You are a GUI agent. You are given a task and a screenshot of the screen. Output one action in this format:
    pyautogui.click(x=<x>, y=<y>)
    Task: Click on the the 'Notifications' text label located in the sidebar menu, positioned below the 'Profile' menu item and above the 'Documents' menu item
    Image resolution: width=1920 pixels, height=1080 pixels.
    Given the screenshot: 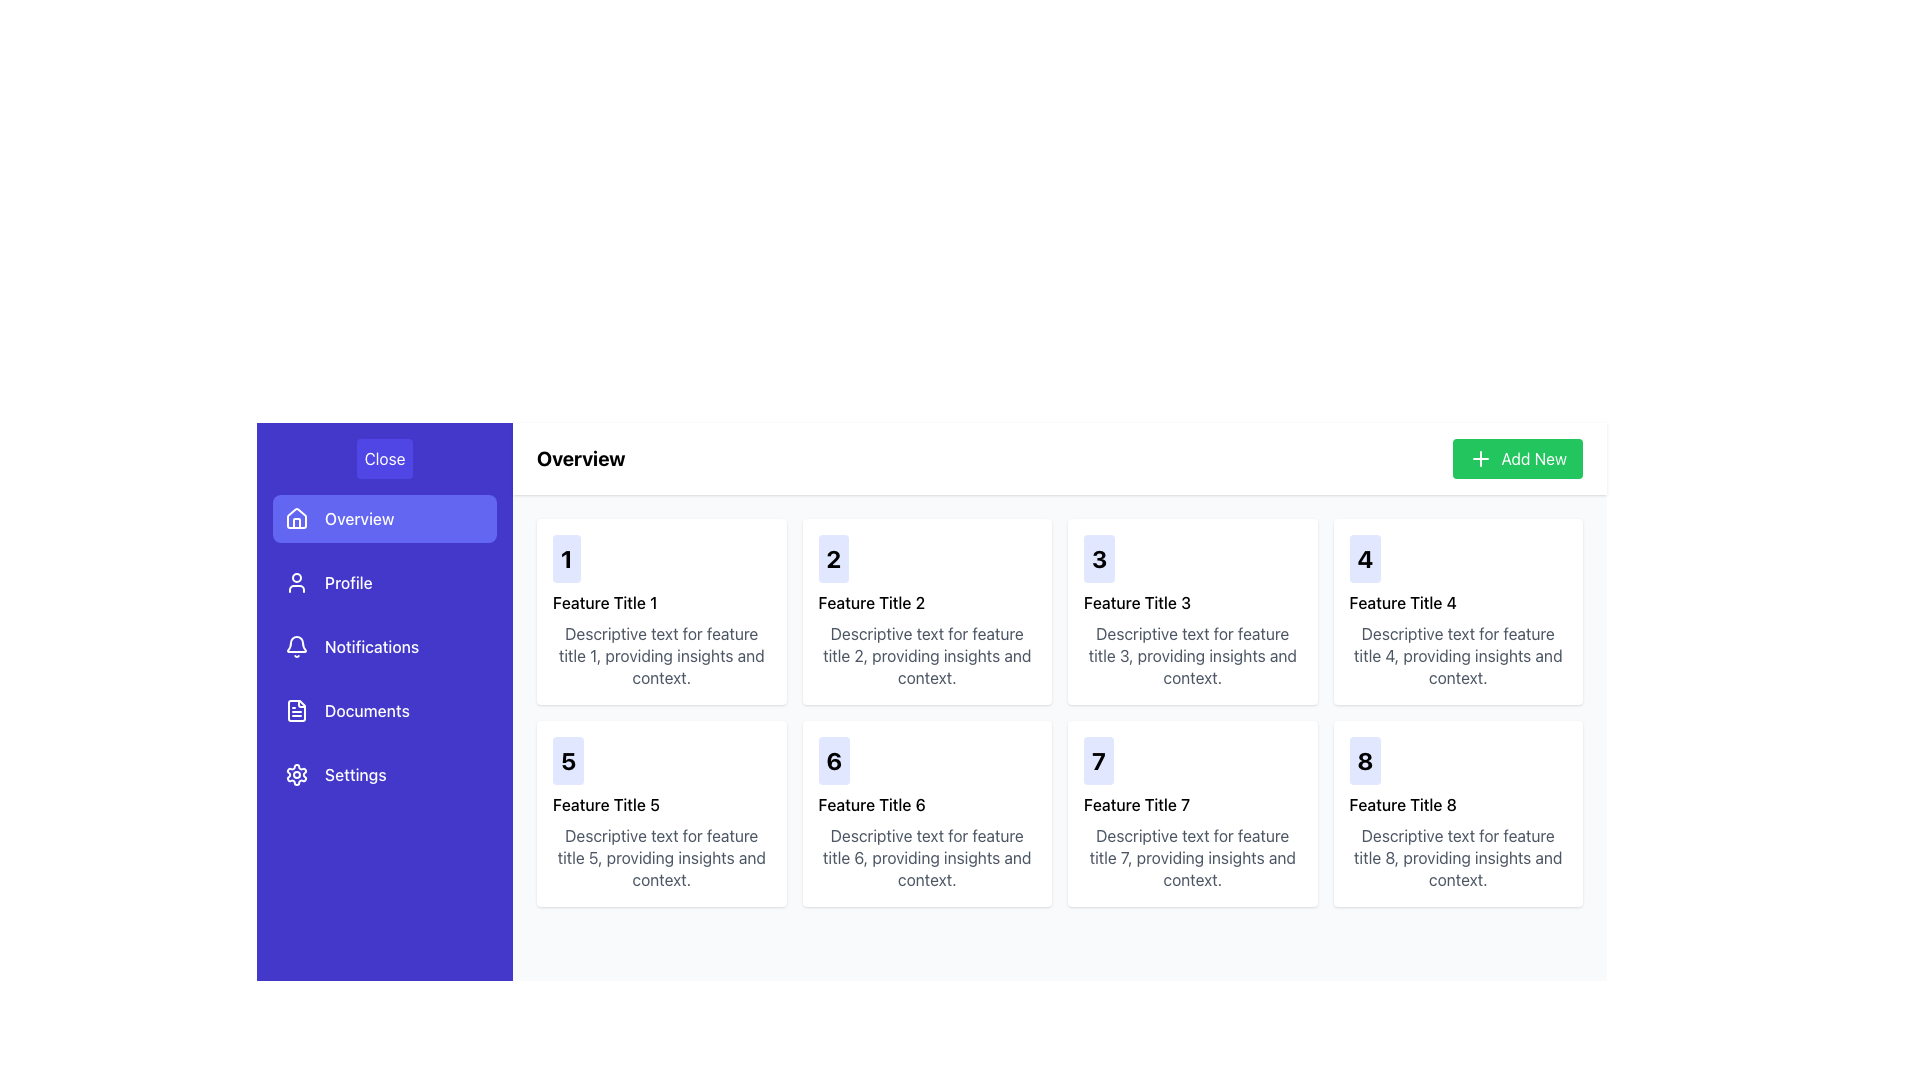 What is the action you would take?
    pyautogui.click(x=372, y=647)
    